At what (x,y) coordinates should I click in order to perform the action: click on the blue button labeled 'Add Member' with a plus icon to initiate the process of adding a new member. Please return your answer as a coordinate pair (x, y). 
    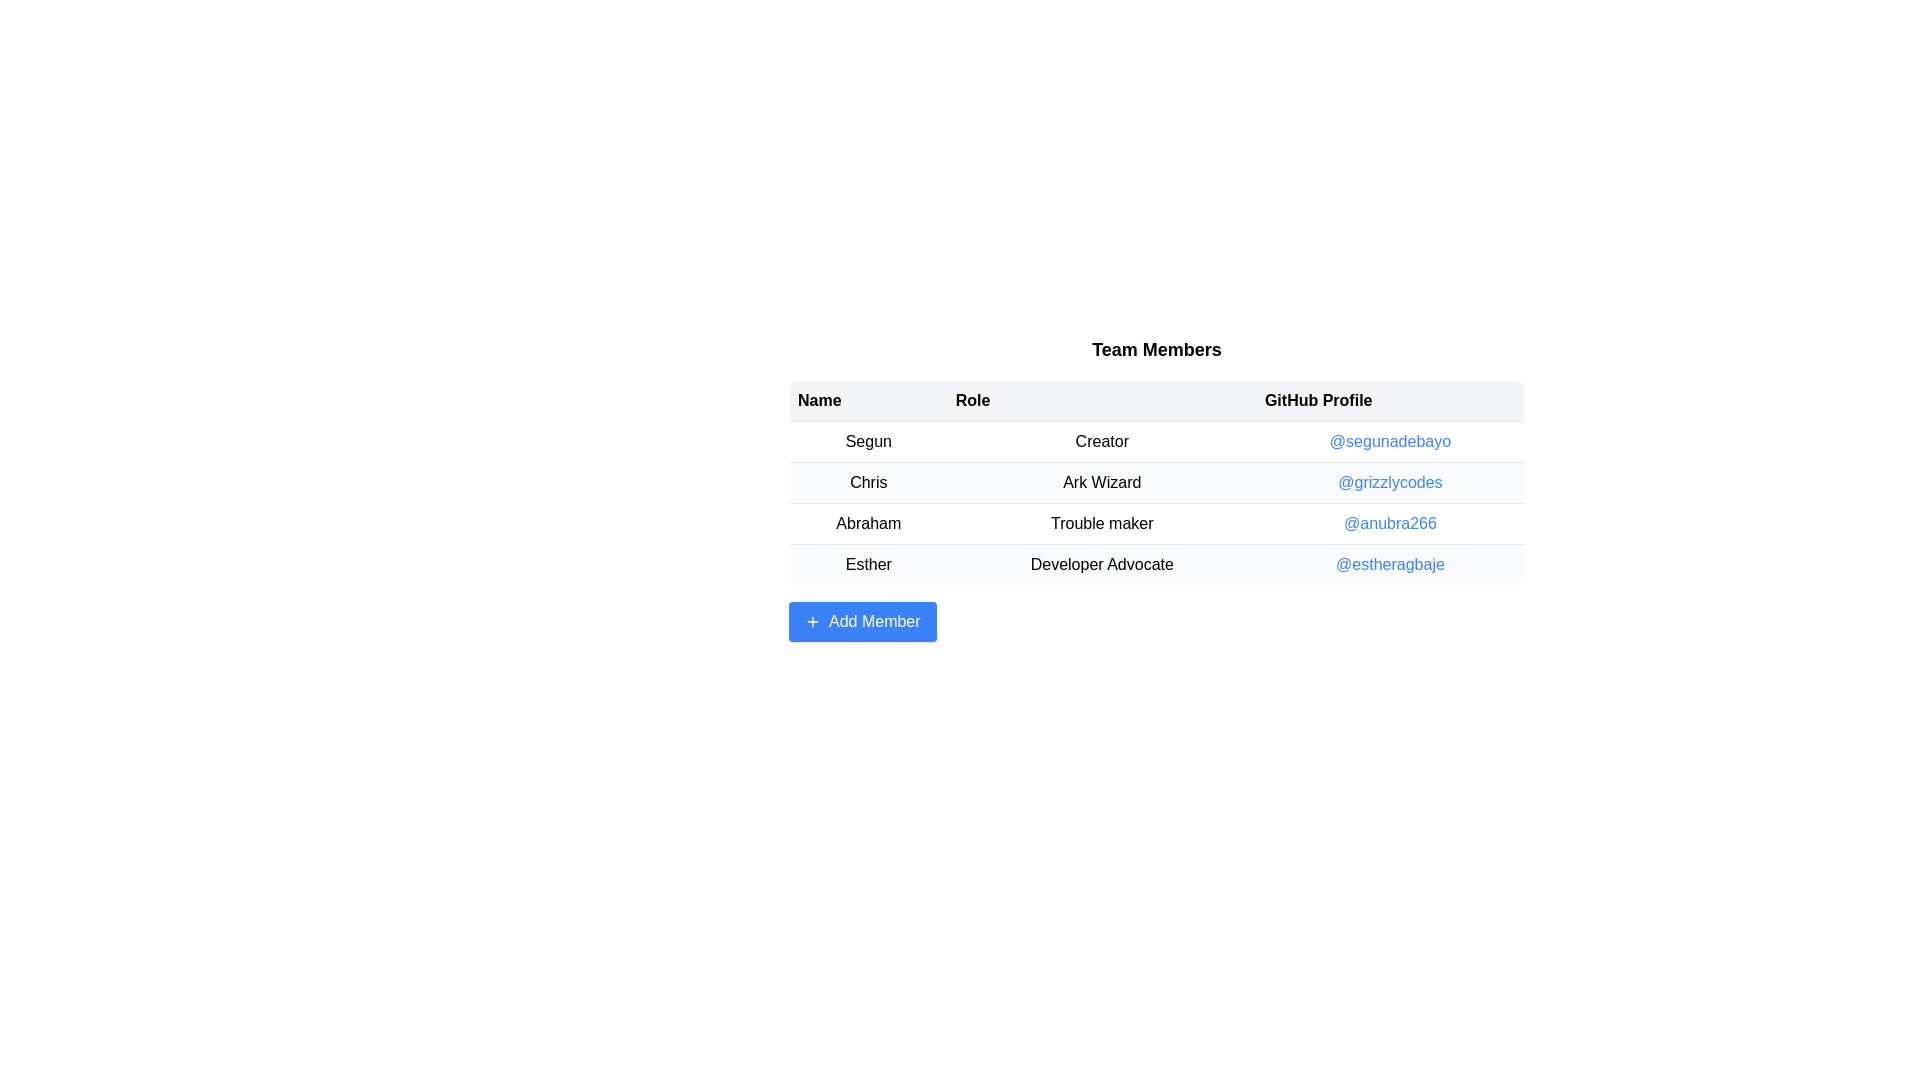
    Looking at the image, I should click on (862, 620).